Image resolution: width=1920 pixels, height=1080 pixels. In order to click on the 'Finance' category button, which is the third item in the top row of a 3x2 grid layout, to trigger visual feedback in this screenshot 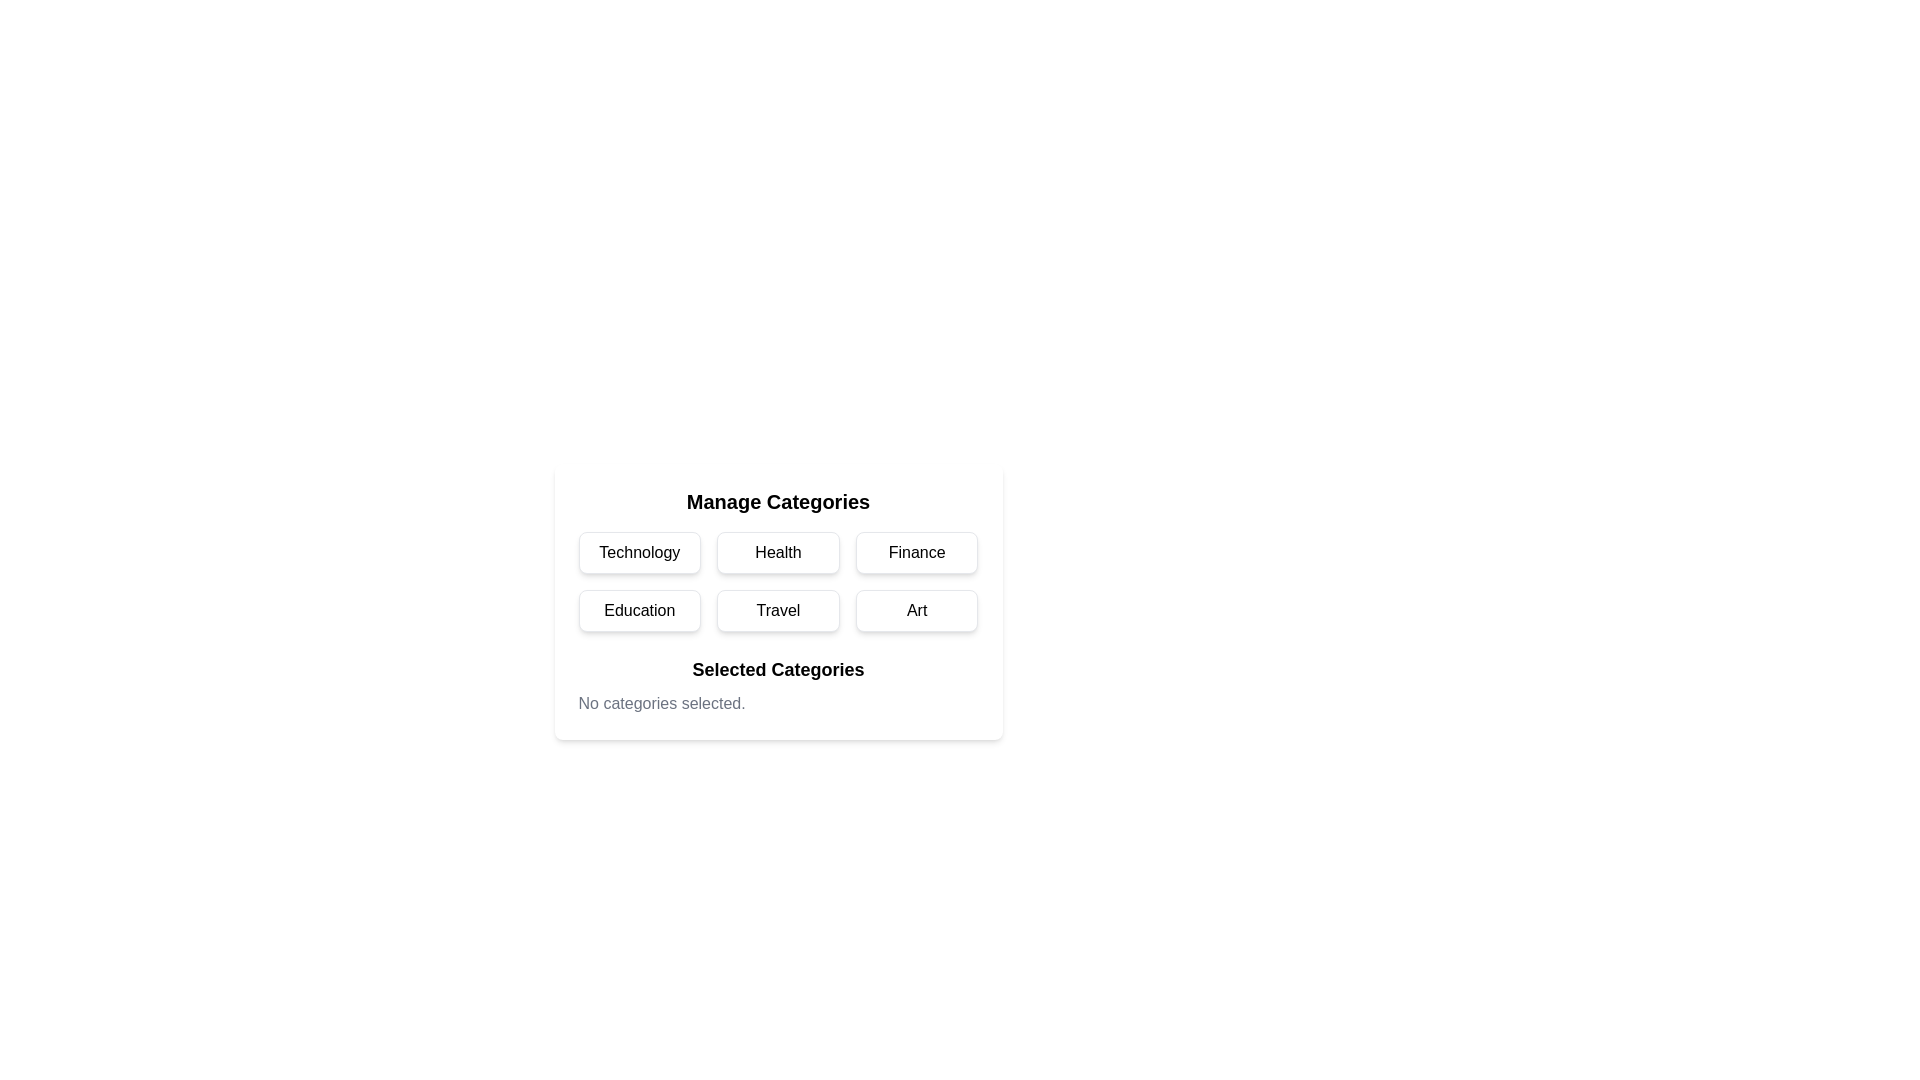, I will do `click(916, 552)`.